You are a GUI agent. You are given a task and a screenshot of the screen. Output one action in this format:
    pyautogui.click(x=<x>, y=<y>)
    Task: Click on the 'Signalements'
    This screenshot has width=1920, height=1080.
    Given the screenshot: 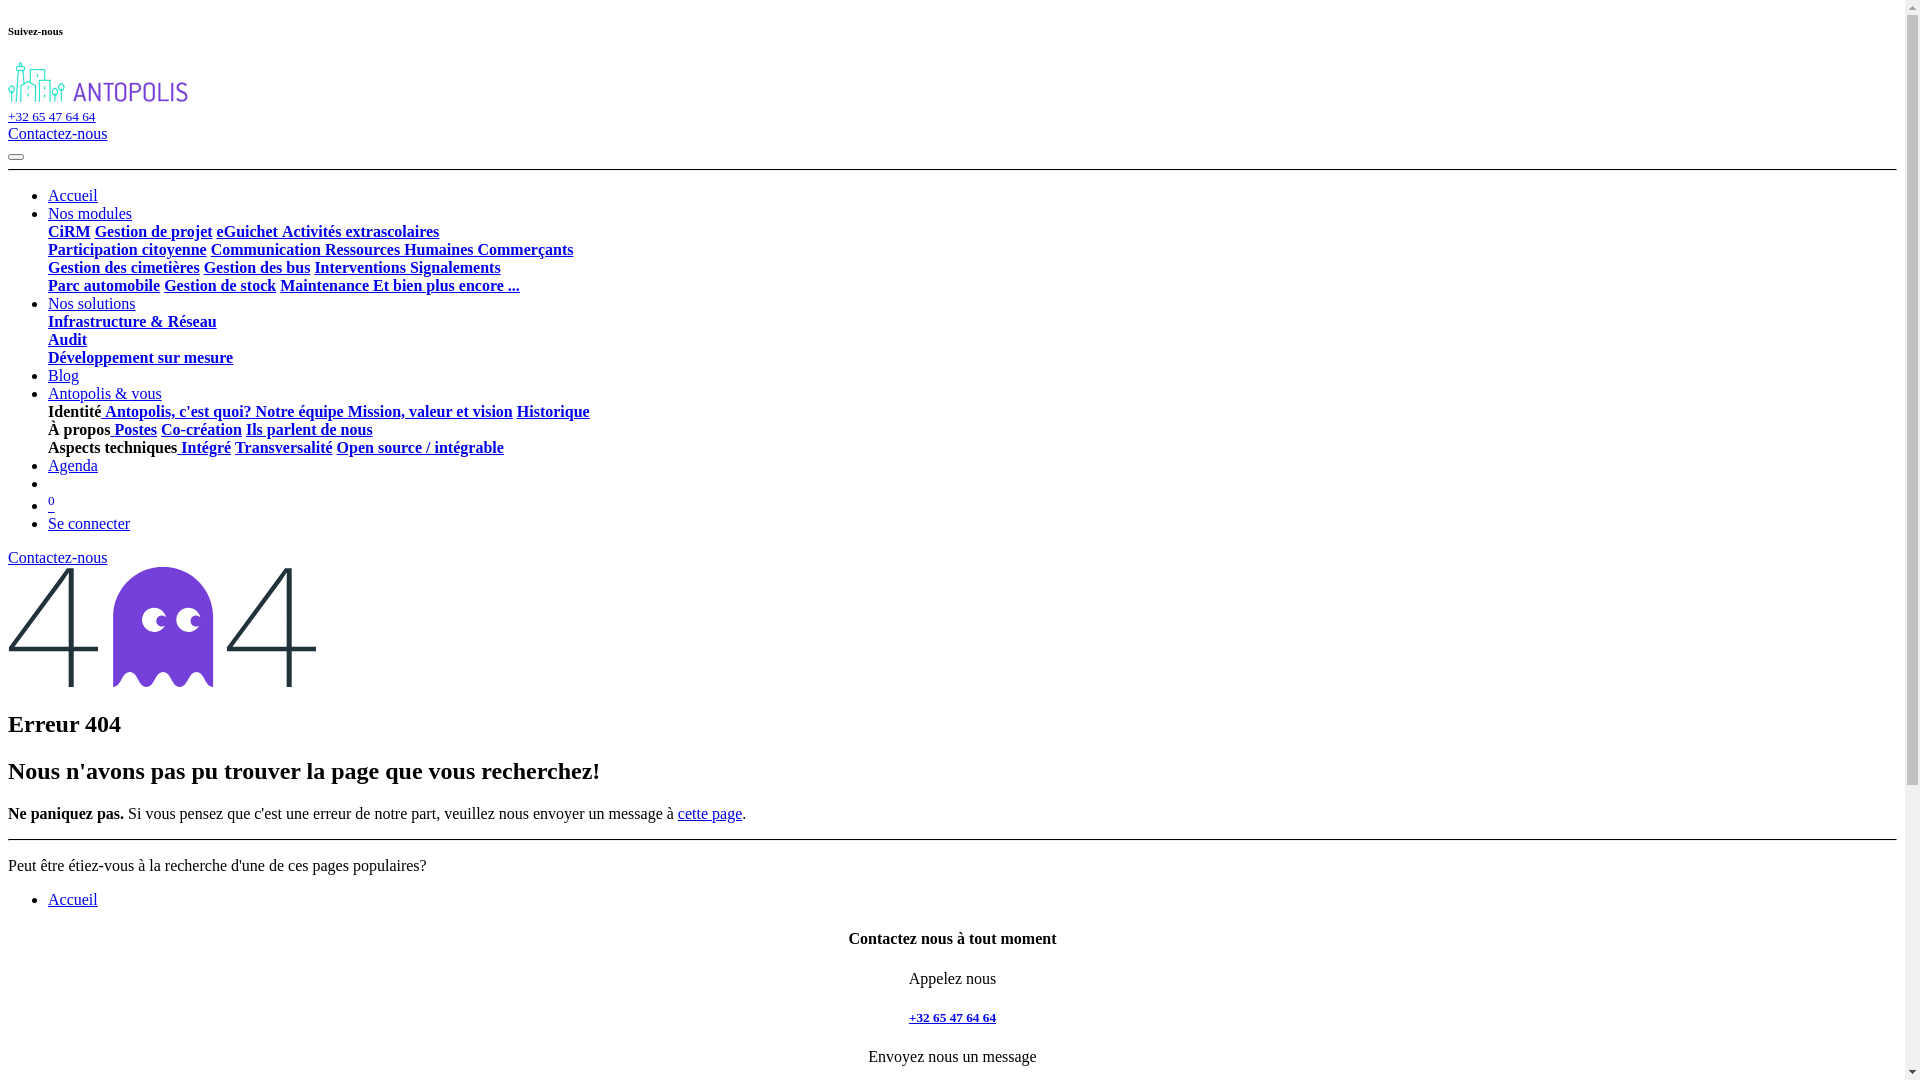 What is the action you would take?
    pyautogui.click(x=452, y=266)
    